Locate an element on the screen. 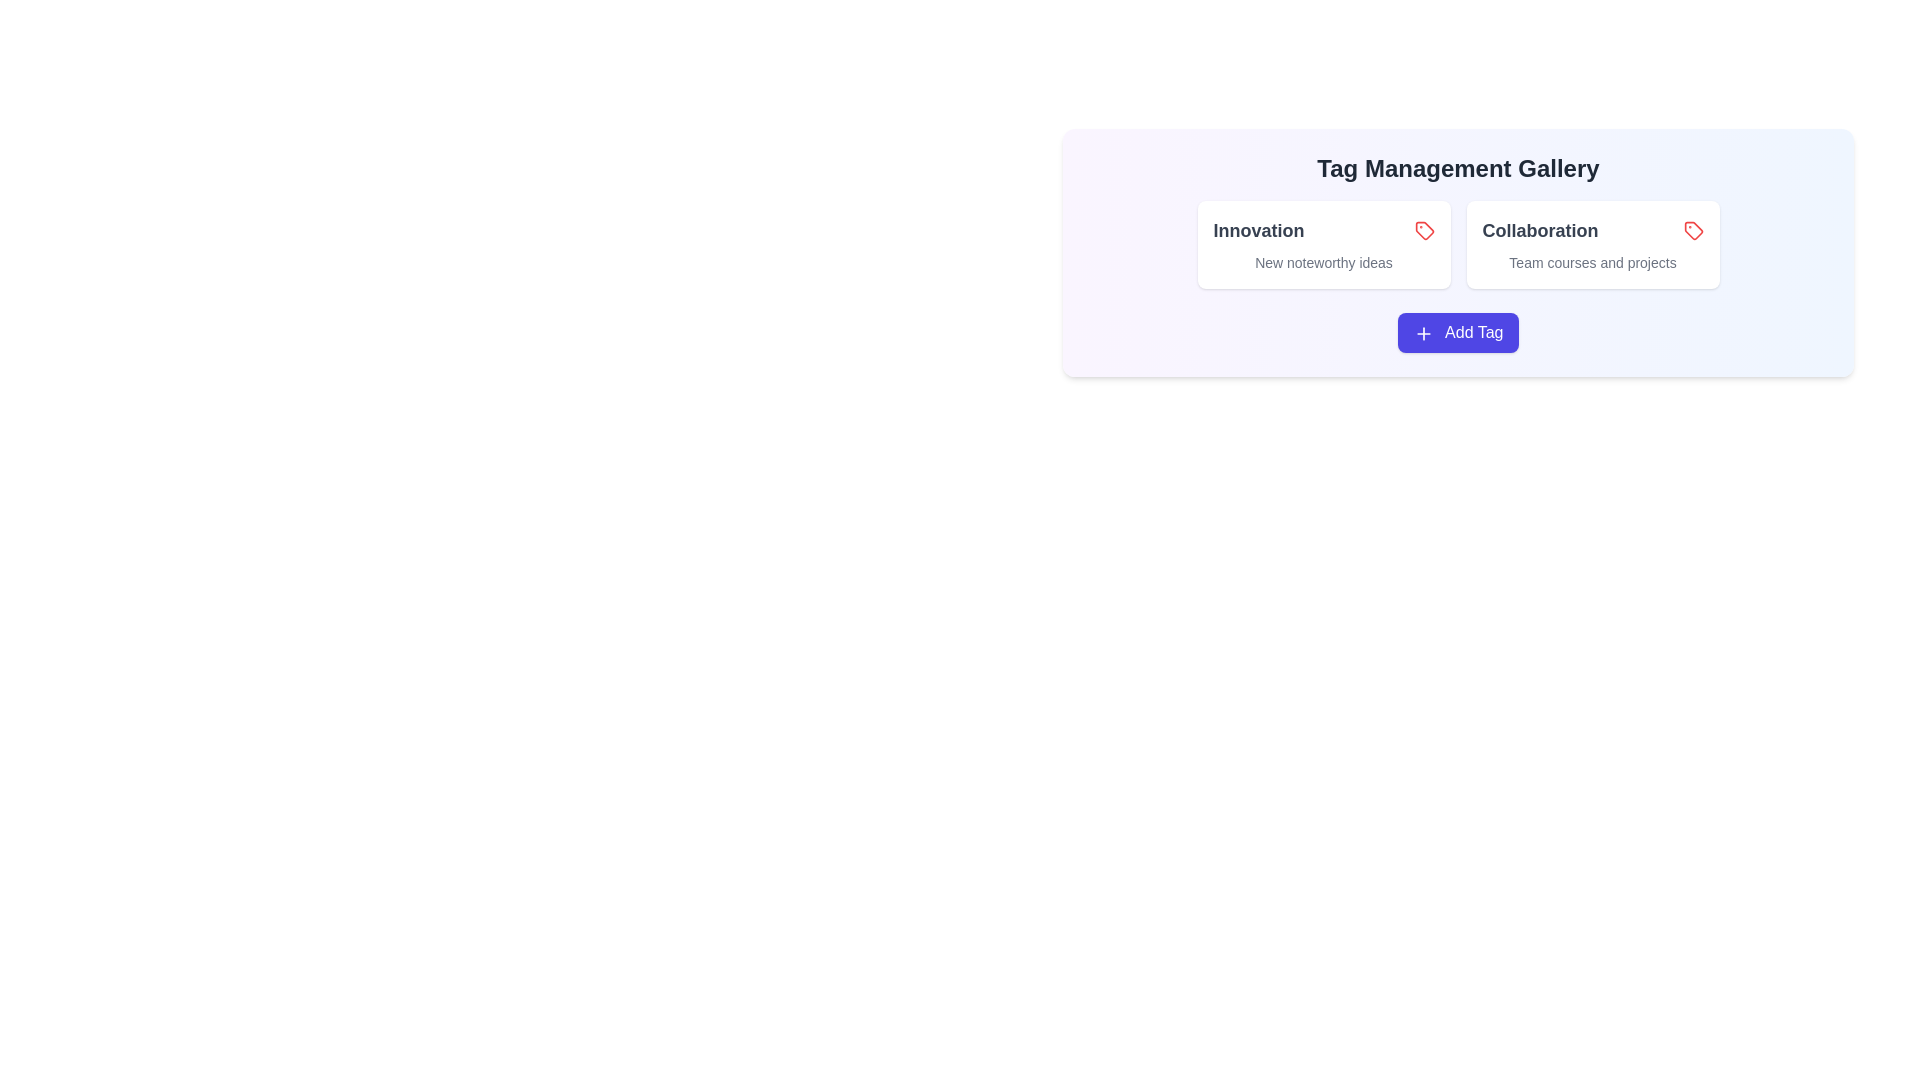 Image resolution: width=1920 pixels, height=1080 pixels. the text label located in the Tag Management Gallery, which serves as the title for the card titled 'Collaboration'. This label is positioned above the description 'Team courses and projects' is located at coordinates (1592, 230).